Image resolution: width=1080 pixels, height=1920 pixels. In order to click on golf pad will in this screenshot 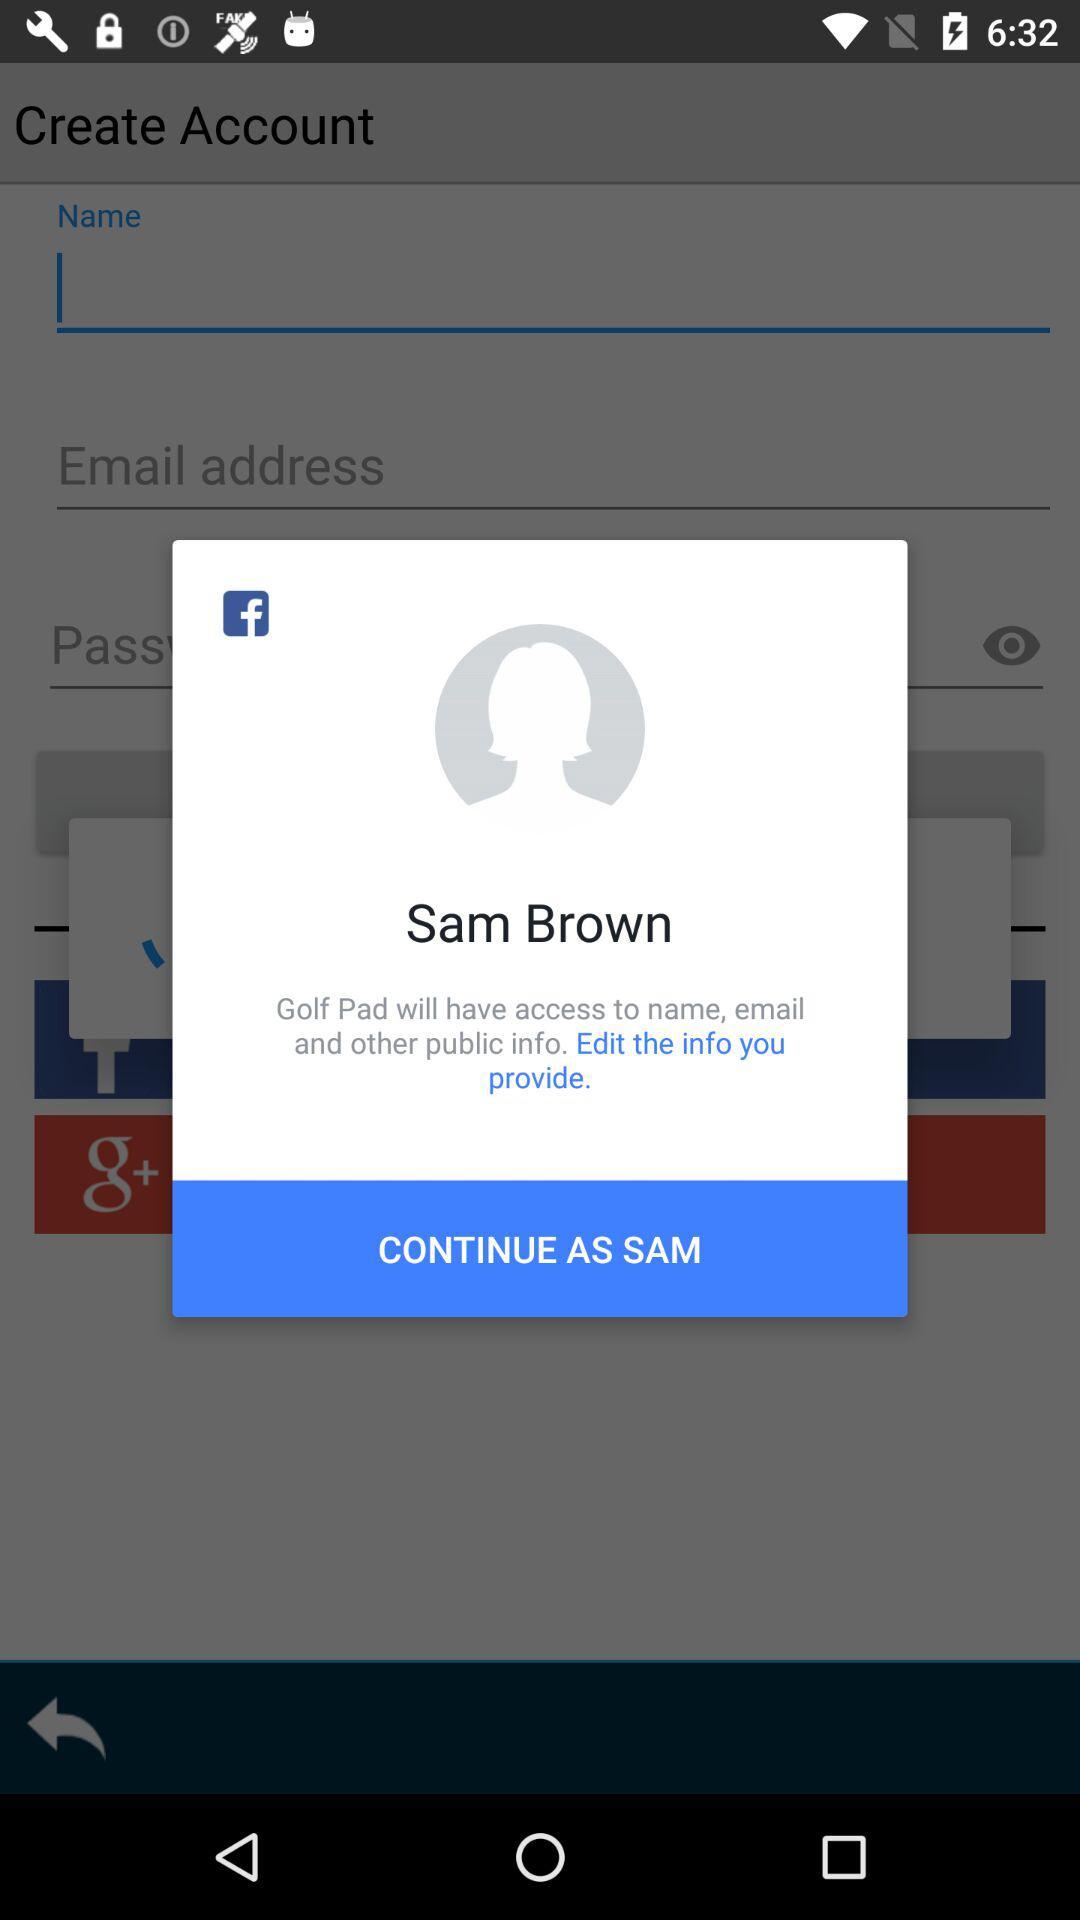, I will do `click(540, 1041)`.